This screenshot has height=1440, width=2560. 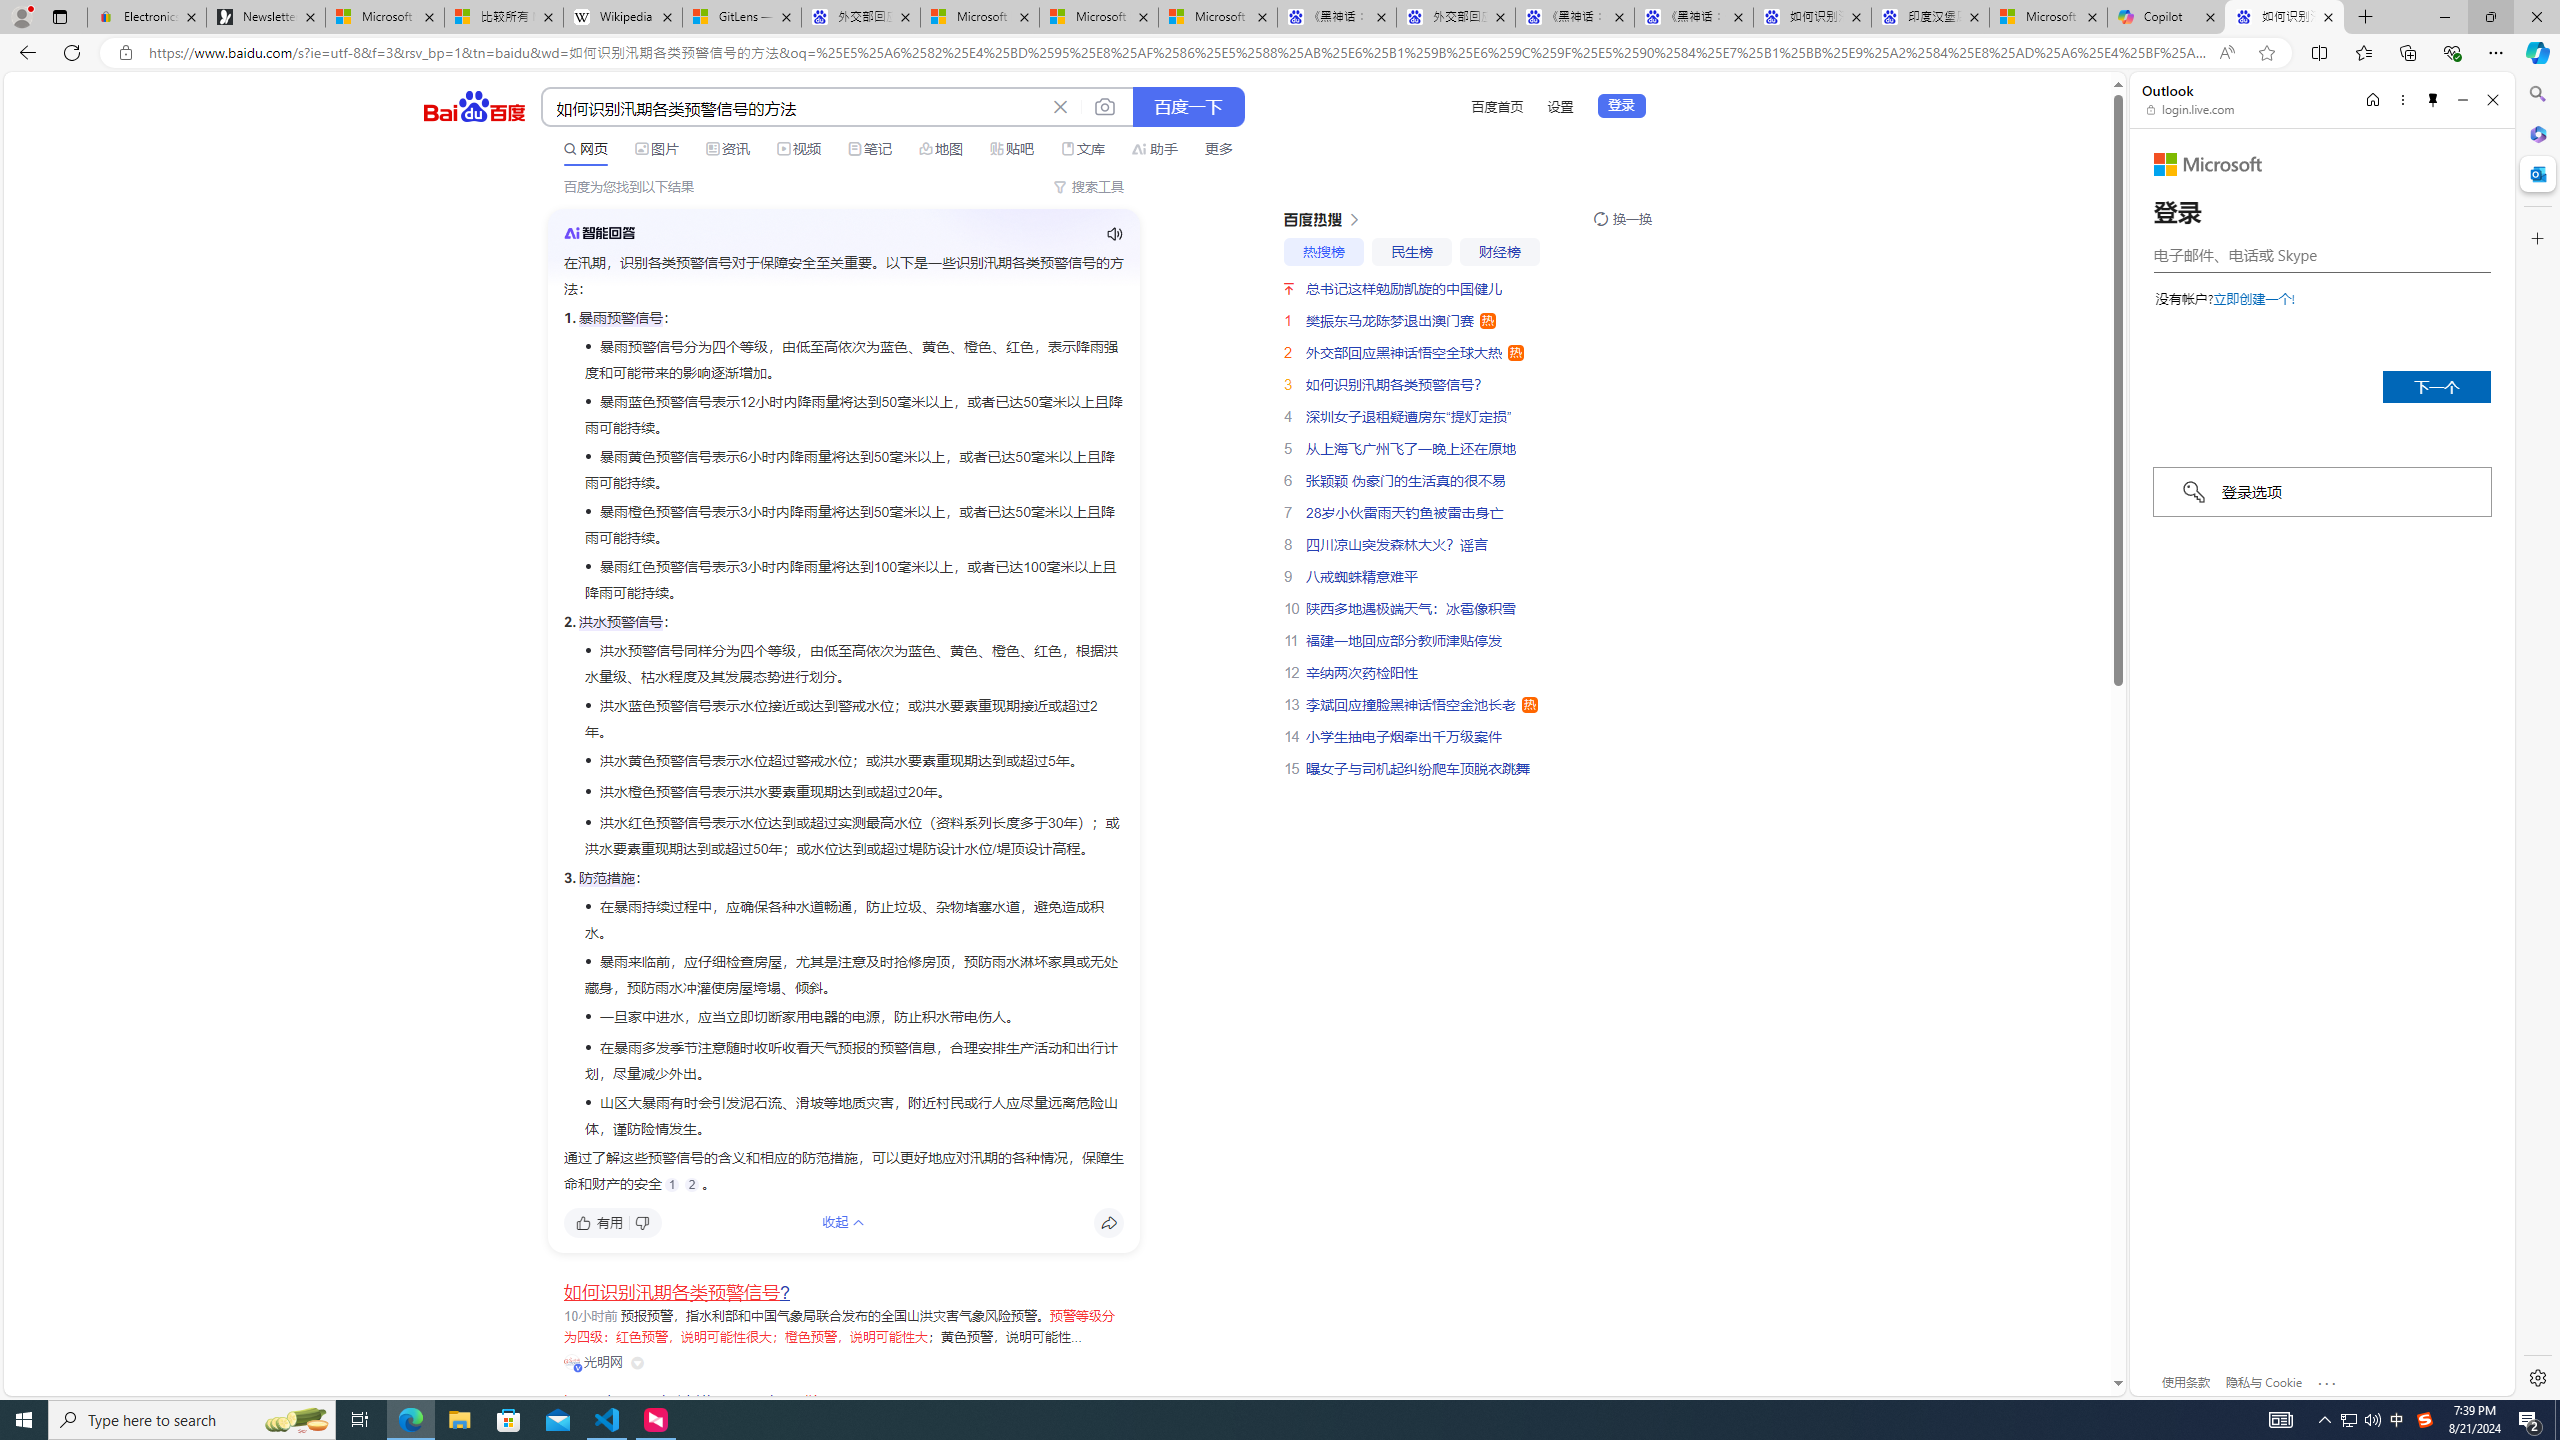 What do you see at coordinates (2537, 735) in the screenshot?
I see `'Side bar'` at bounding box center [2537, 735].